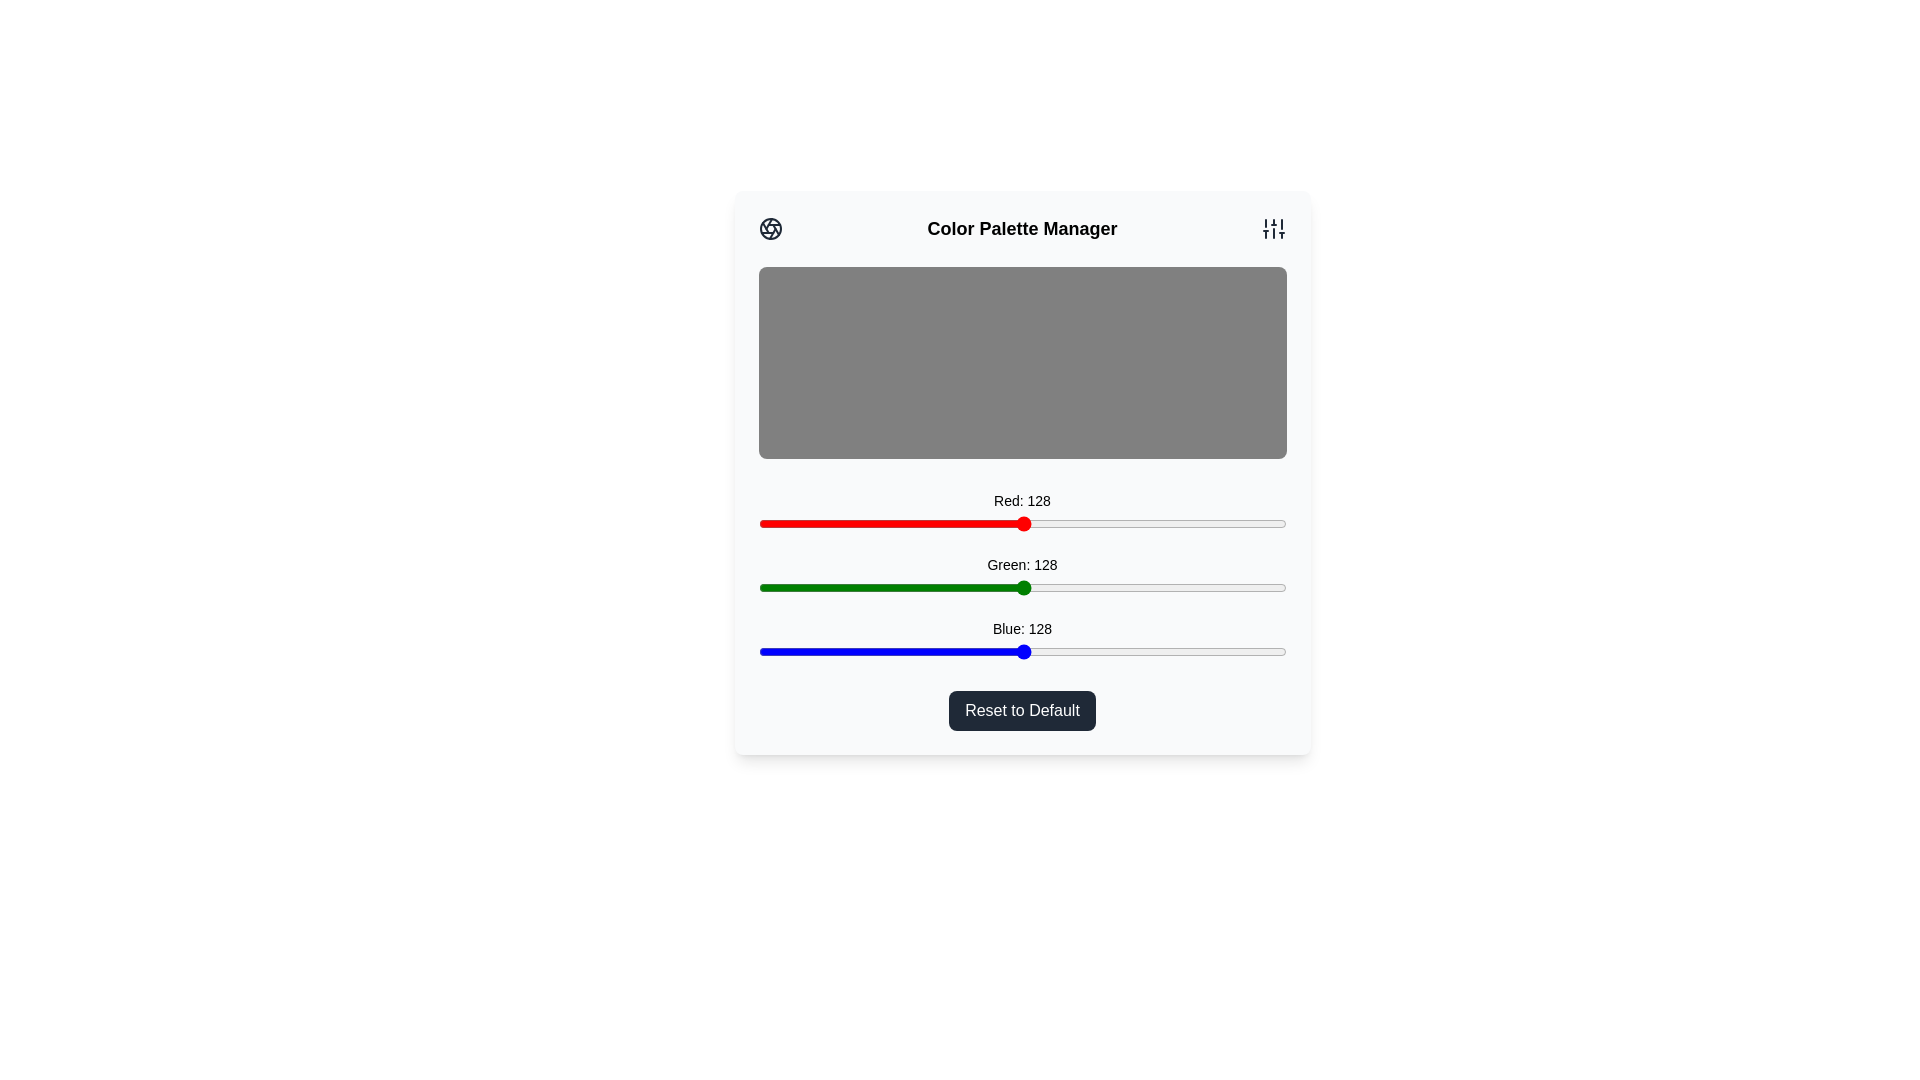 This screenshot has height=1080, width=1920. Describe the element at coordinates (1180, 651) in the screenshot. I see `the blue slider to set the blue intensity to 204` at that location.